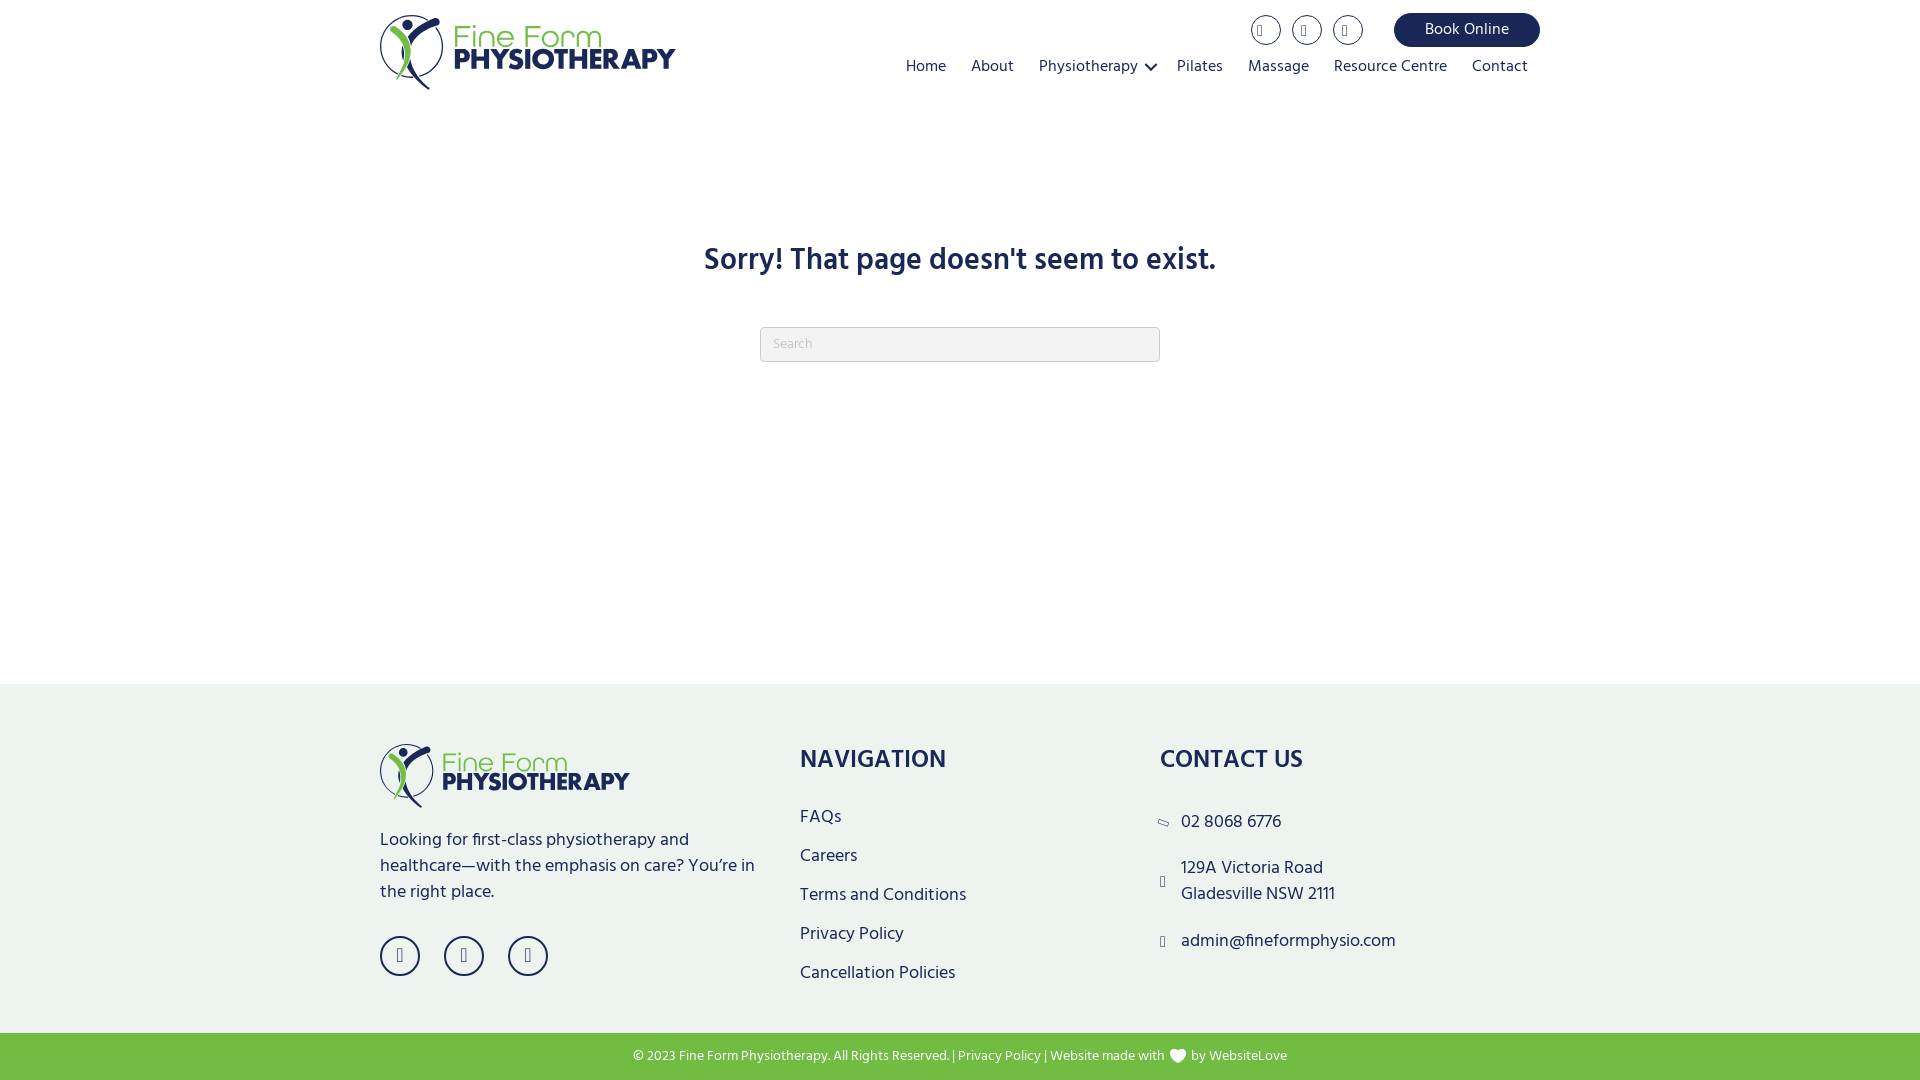  What do you see at coordinates (999, 1055) in the screenshot?
I see `'Privacy Policy'` at bounding box center [999, 1055].